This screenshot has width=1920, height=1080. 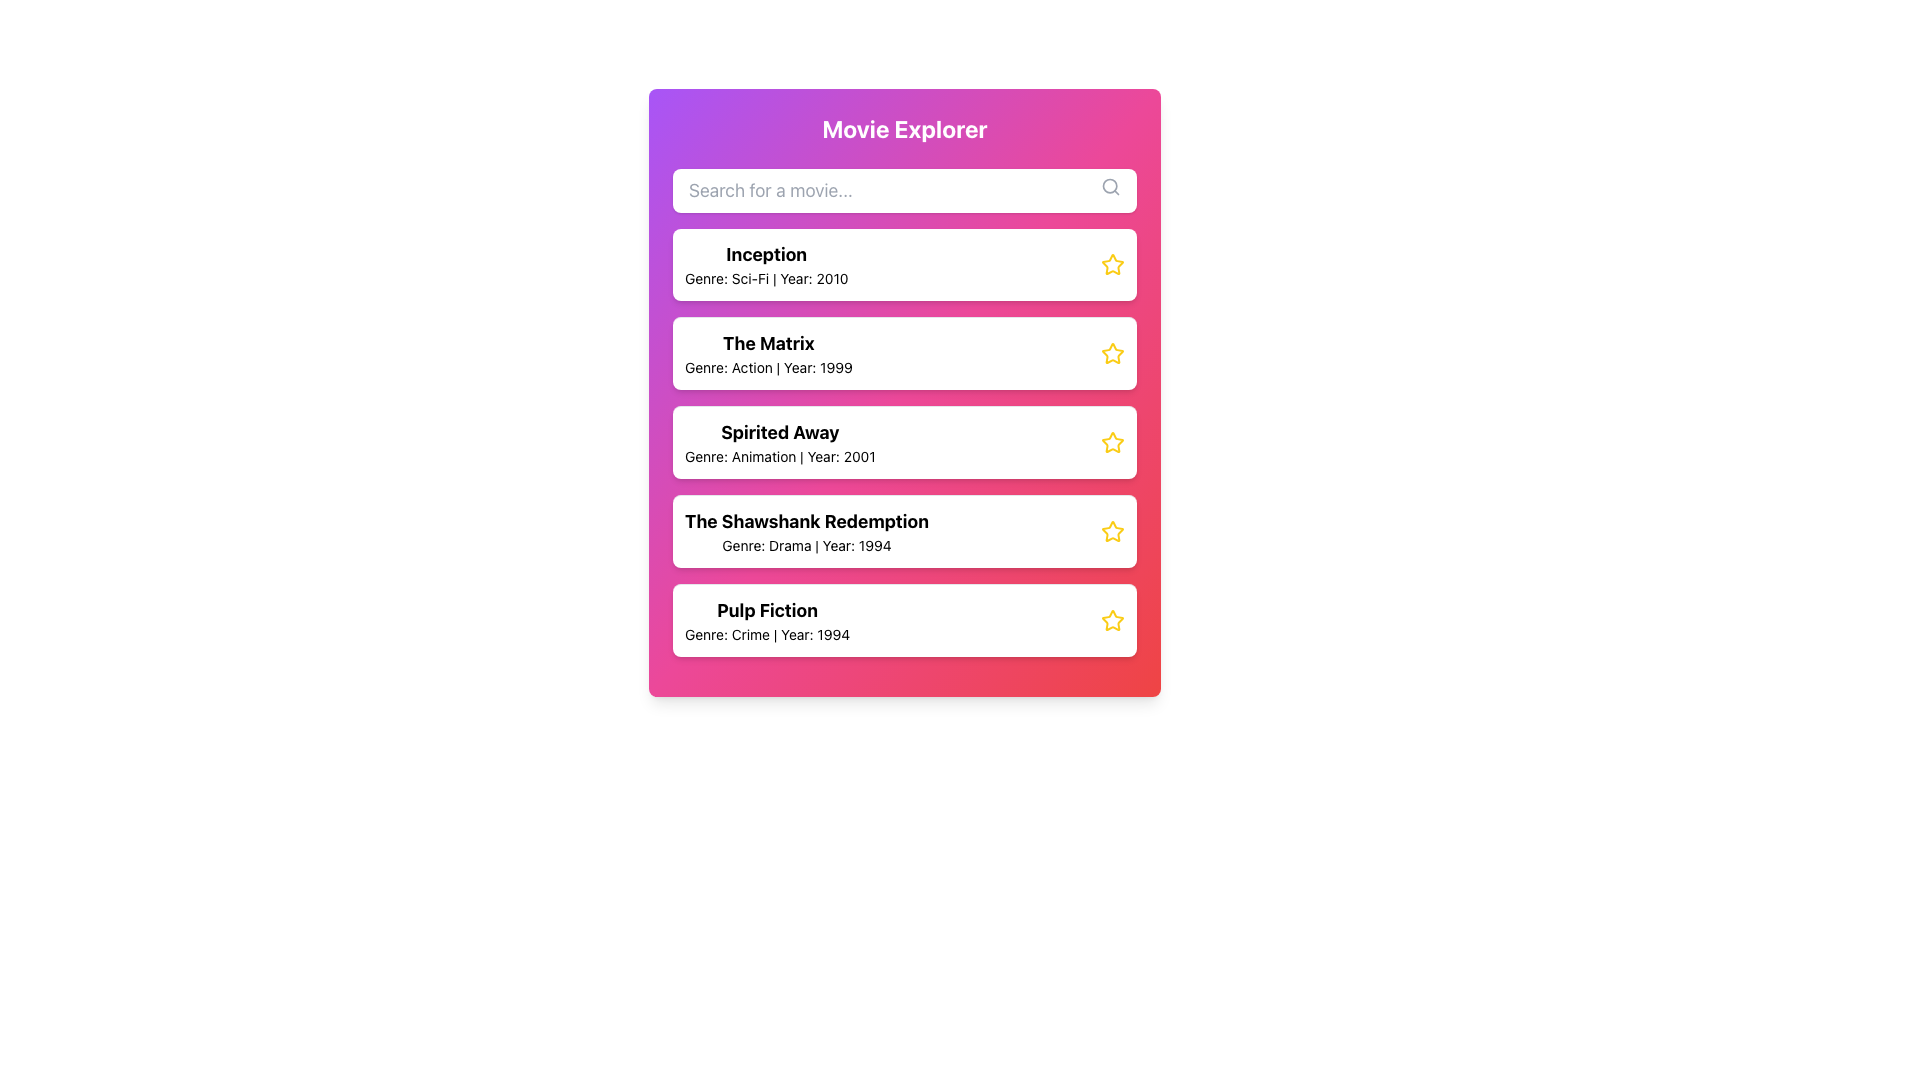 I want to click on bold text label displaying 'The Shawshank Redemption' located in the movie detail card, which is the first line of text in a vertical movie listing interface, so click(x=806, y=520).